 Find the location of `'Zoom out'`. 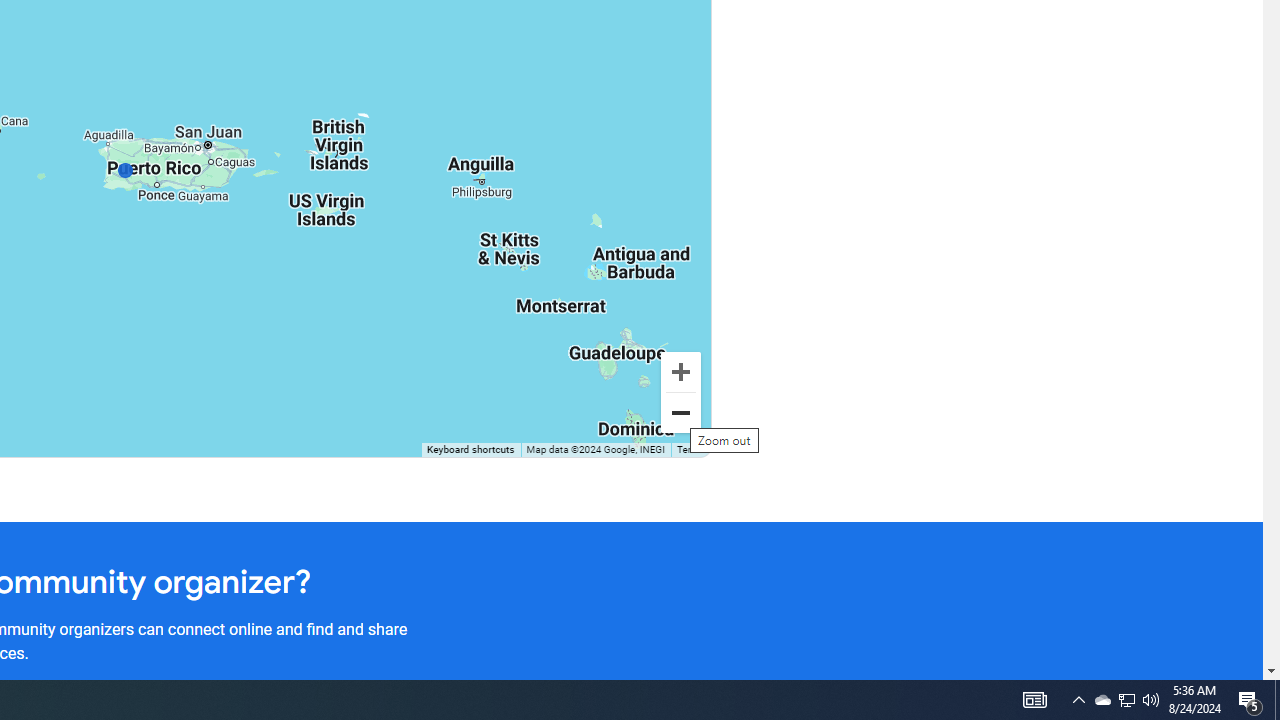

'Zoom out' is located at coordinates (680, 411).